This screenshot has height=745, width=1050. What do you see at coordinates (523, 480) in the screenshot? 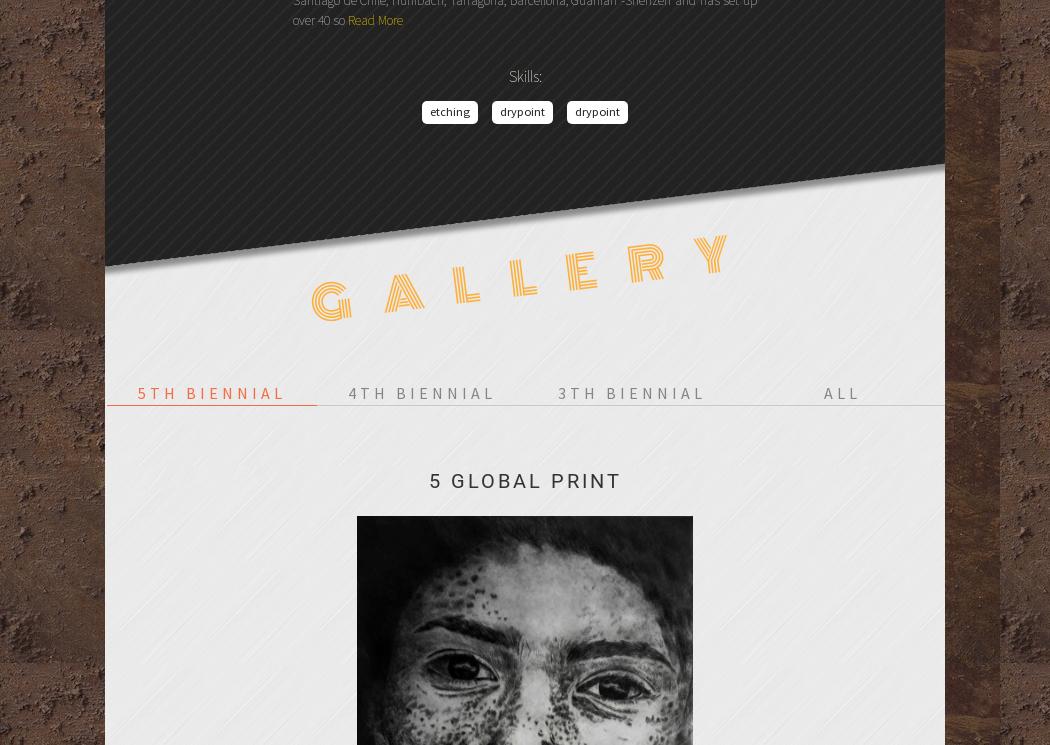
I see `'5 GLOBAL PRINT'` at bounding box center [523, 480].